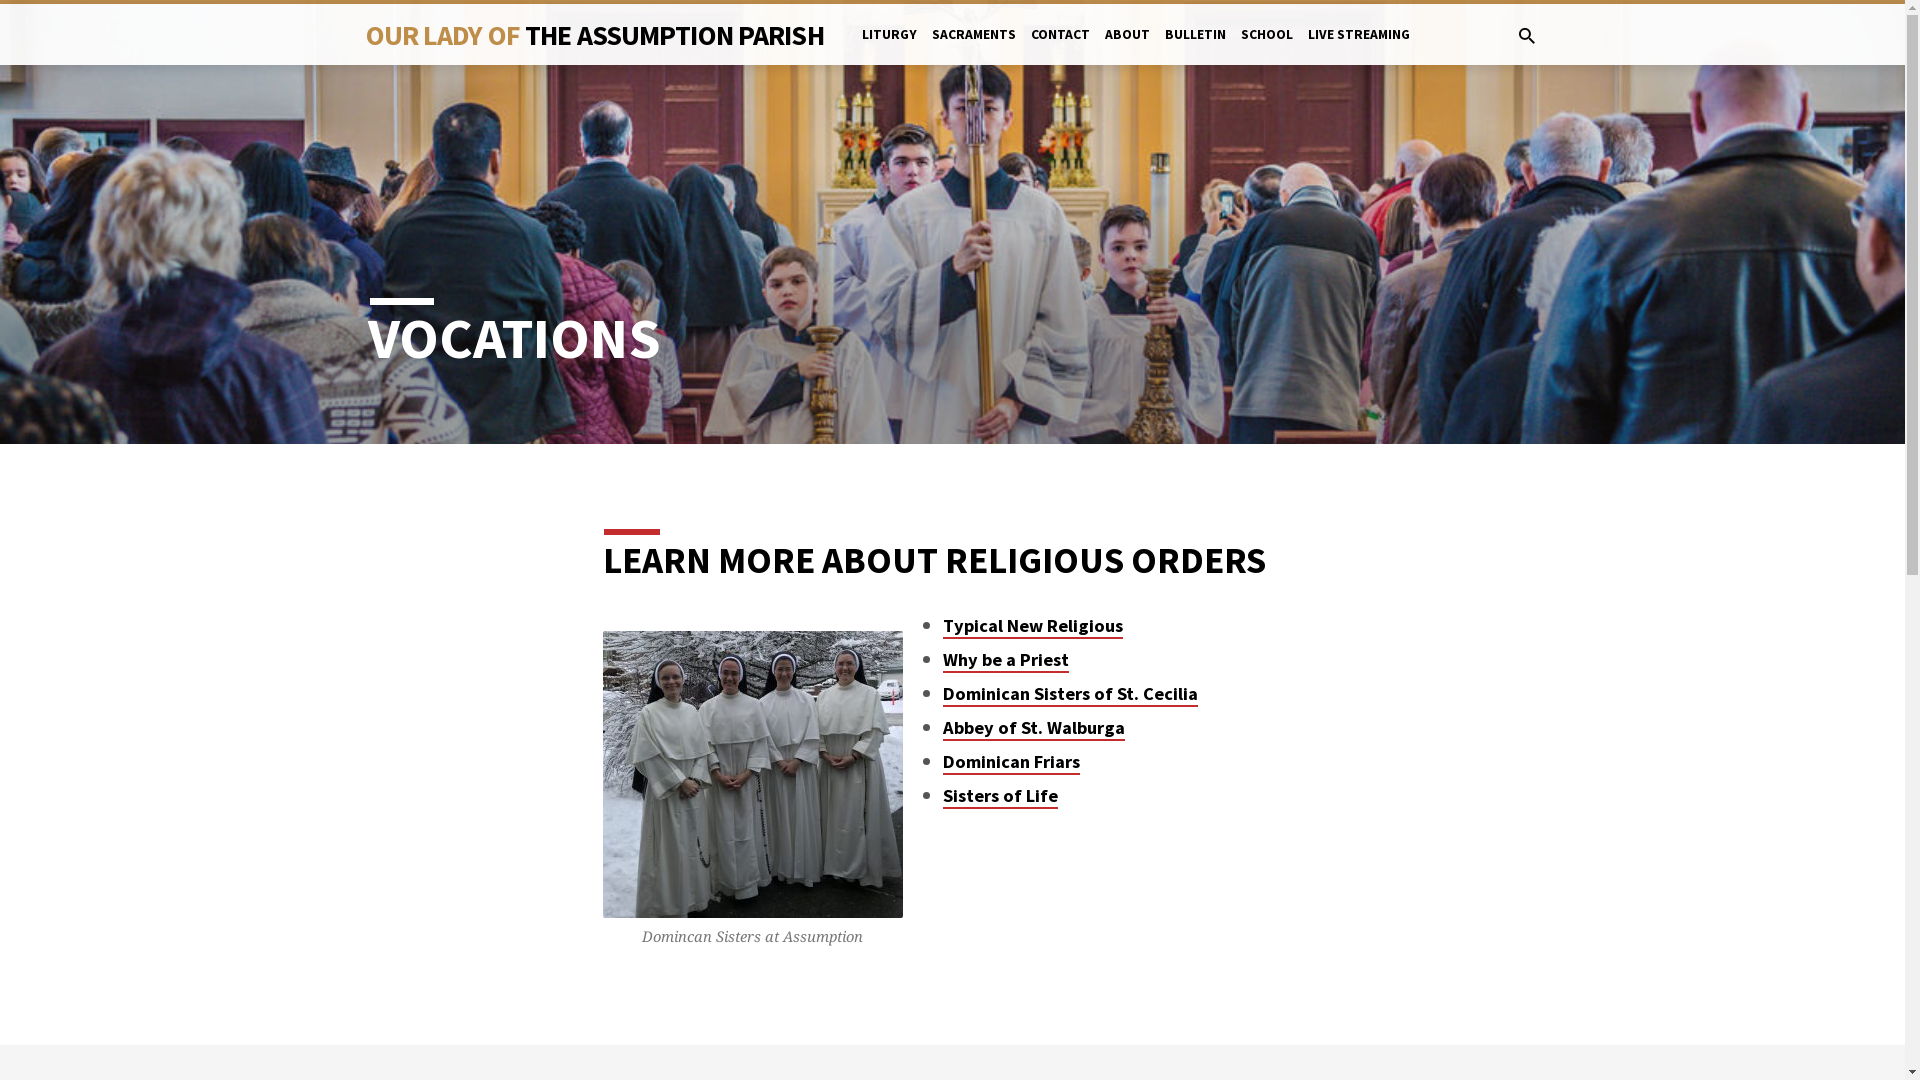 This screenshot has width=1920, height=1080. What do you see at coordinates (888, 46) in the screenshot?
I see `'LITURGY'` at bounding box center [888, 46].